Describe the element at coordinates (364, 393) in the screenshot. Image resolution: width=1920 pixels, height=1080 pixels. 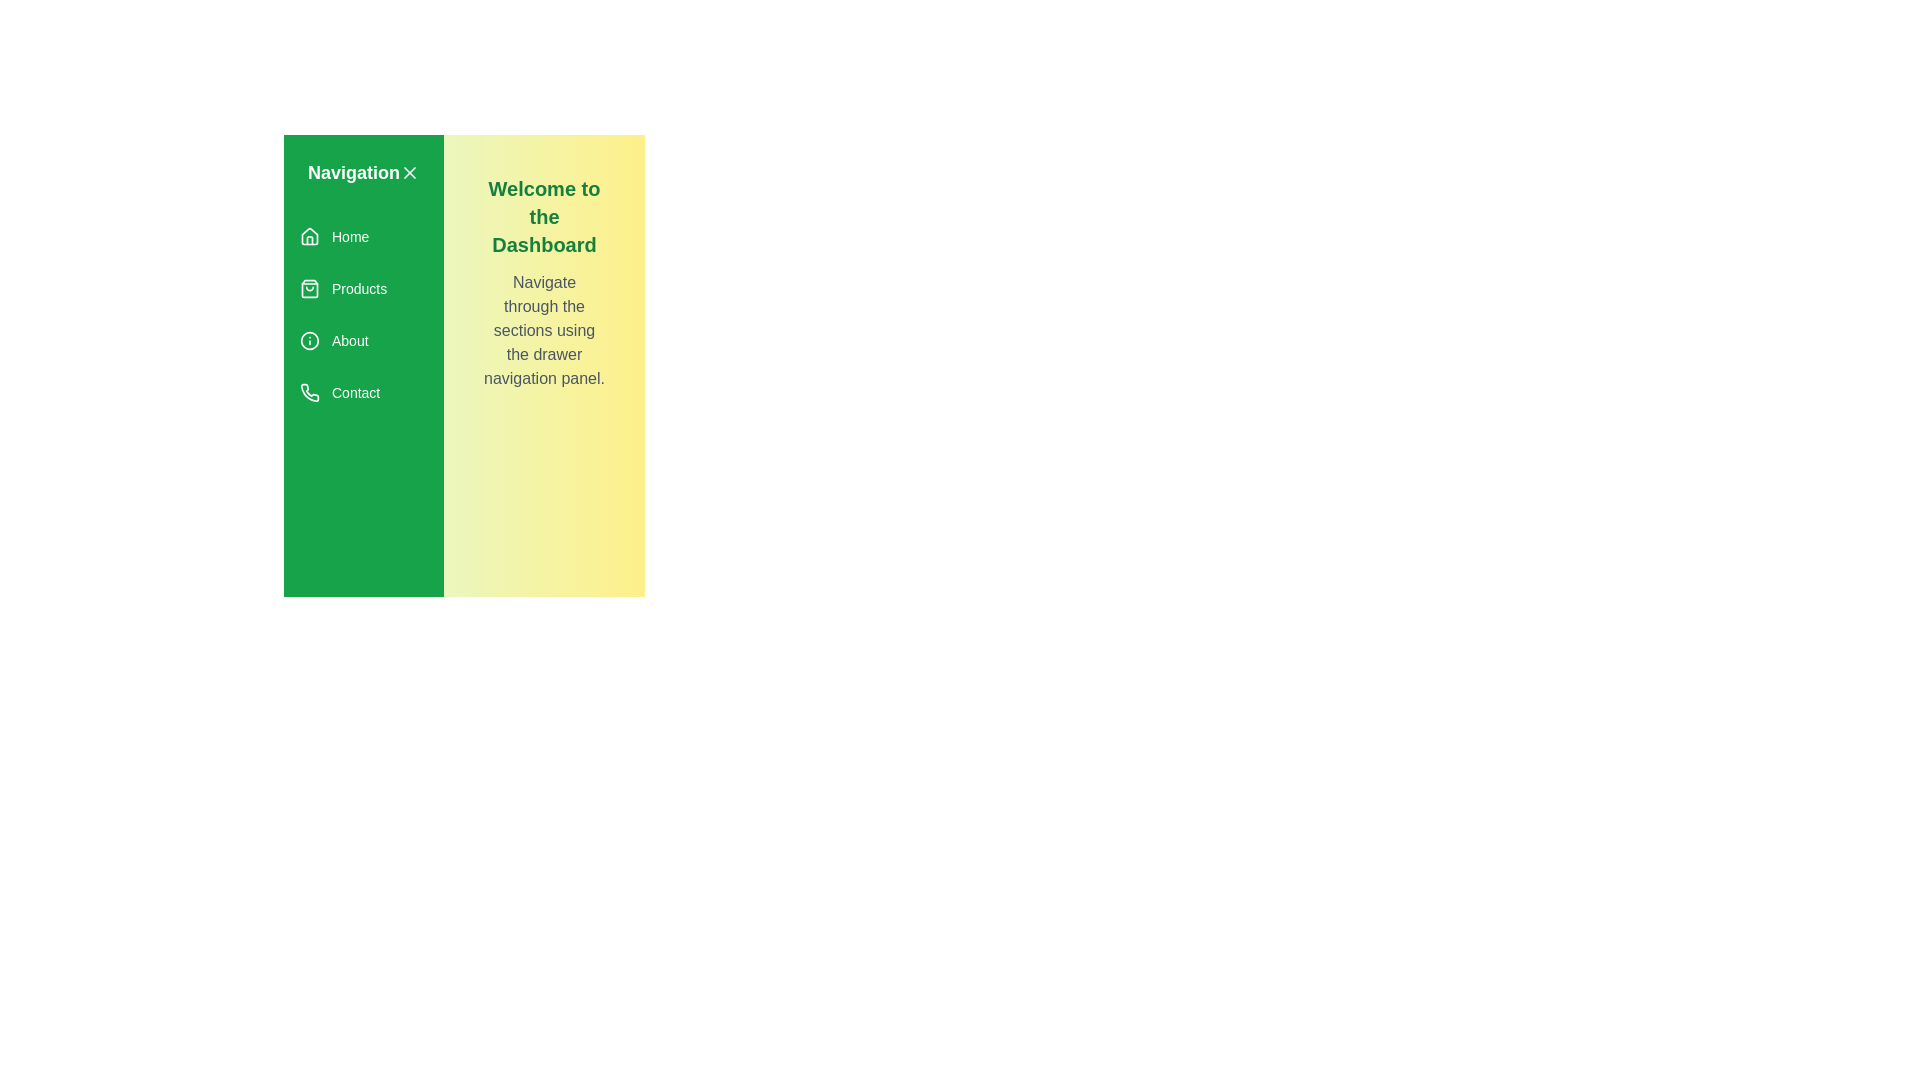
I see `the menu item Contact to navigate to the corresponding section` at that location.